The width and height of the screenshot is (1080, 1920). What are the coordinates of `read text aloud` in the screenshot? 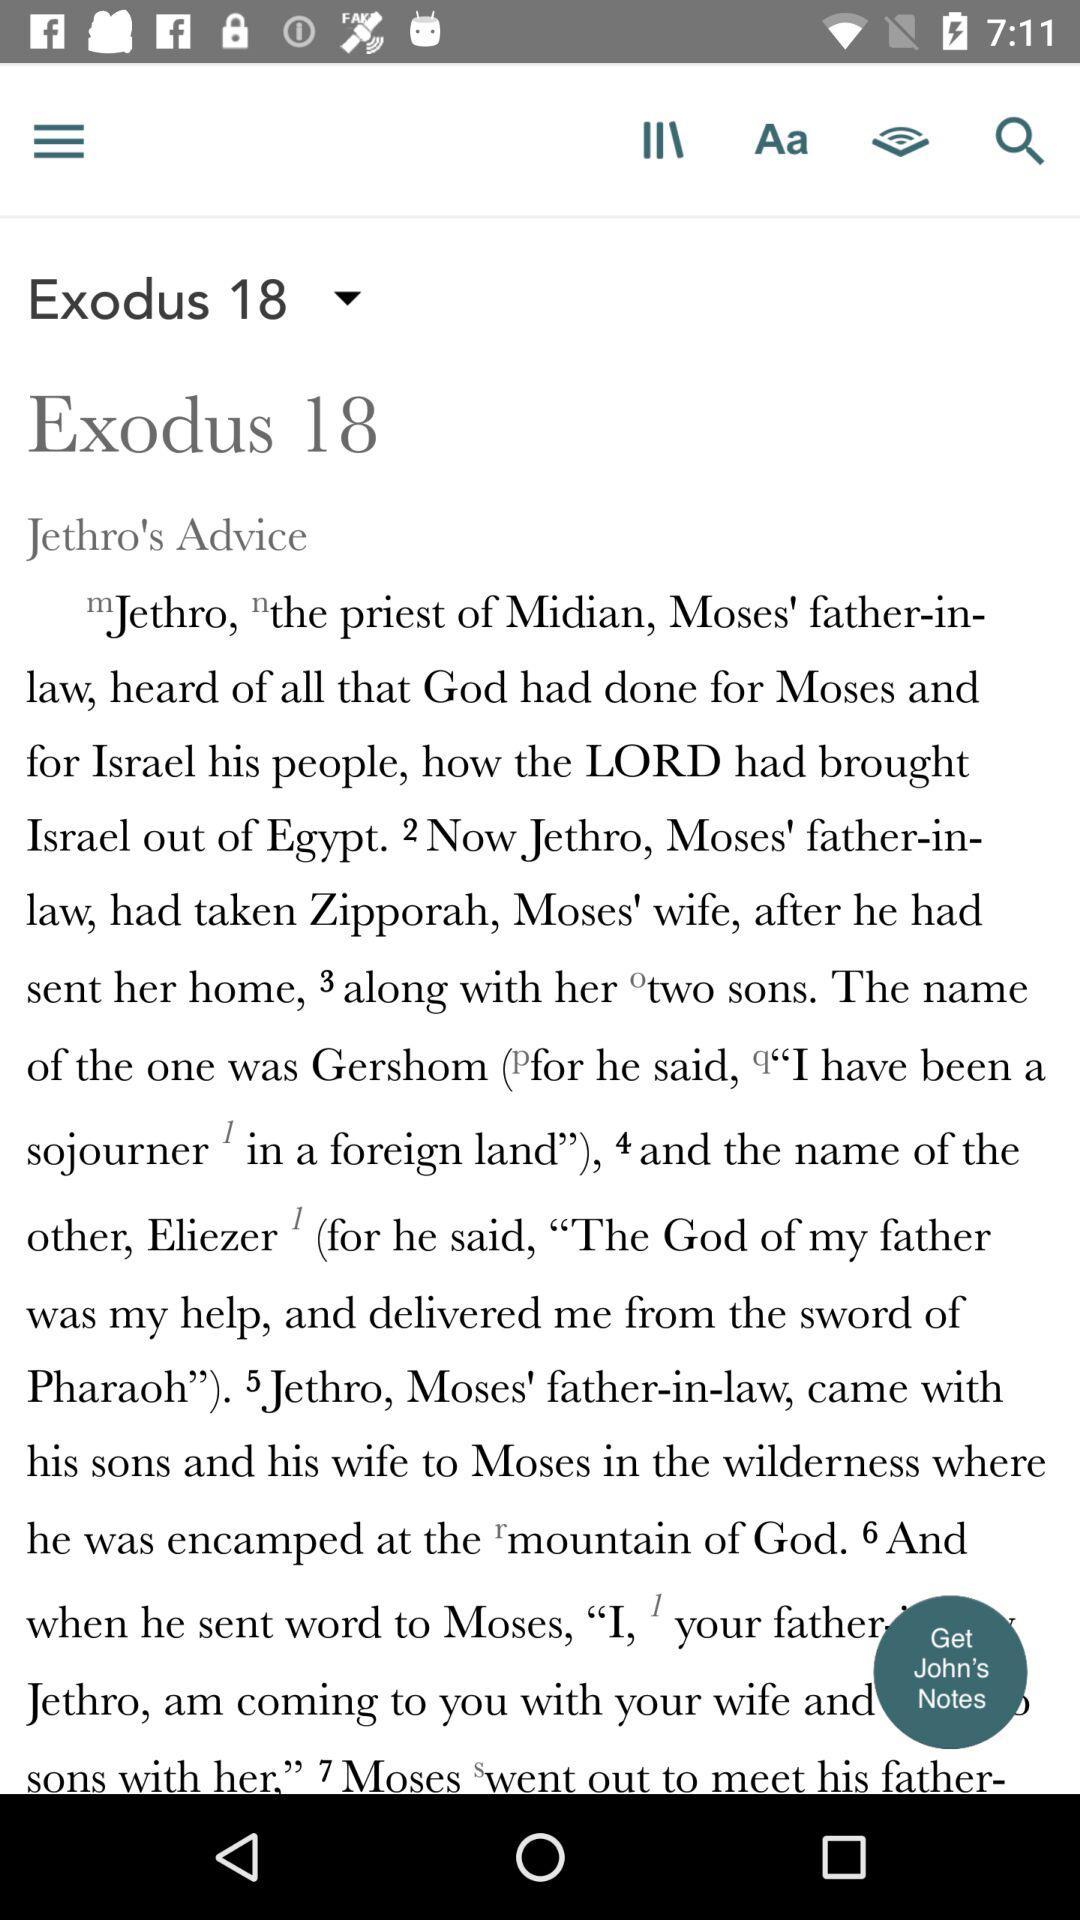 It's located at (901, 139).